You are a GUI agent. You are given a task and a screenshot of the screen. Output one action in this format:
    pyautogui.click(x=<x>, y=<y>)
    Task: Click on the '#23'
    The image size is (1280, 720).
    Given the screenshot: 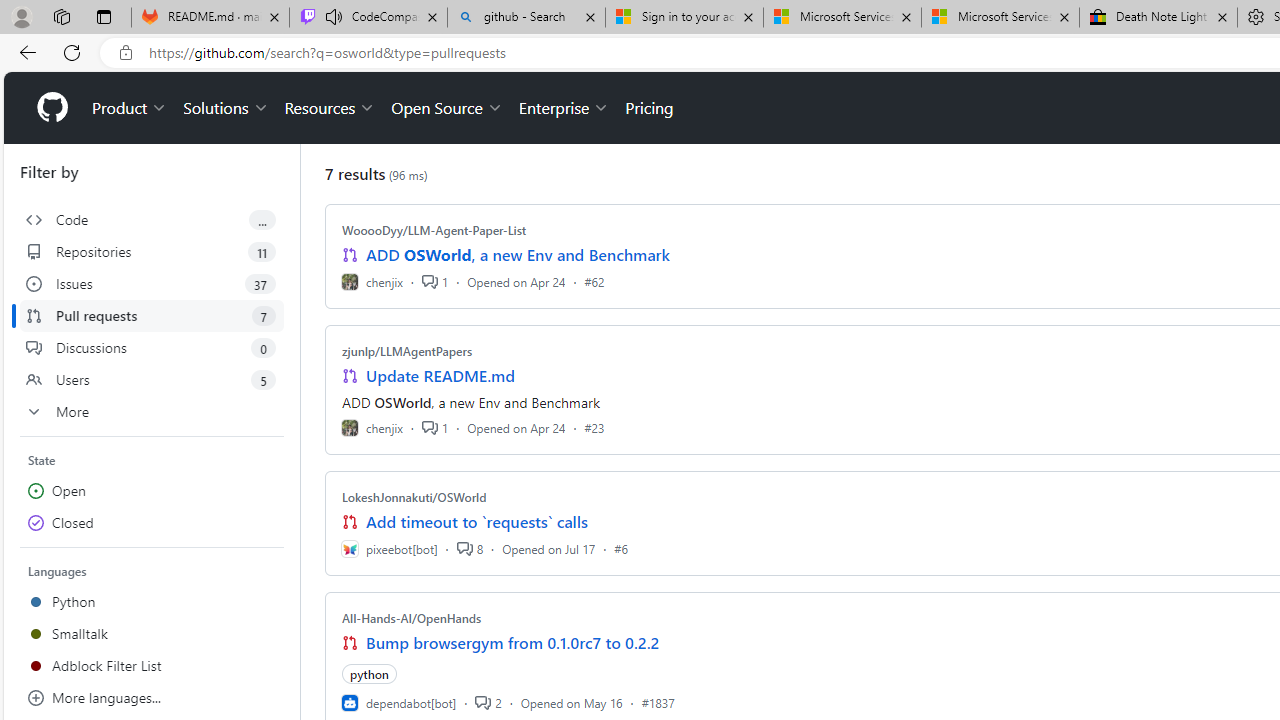 What is the action you would take?
    pyautogui.click(x=593, y=426)
    